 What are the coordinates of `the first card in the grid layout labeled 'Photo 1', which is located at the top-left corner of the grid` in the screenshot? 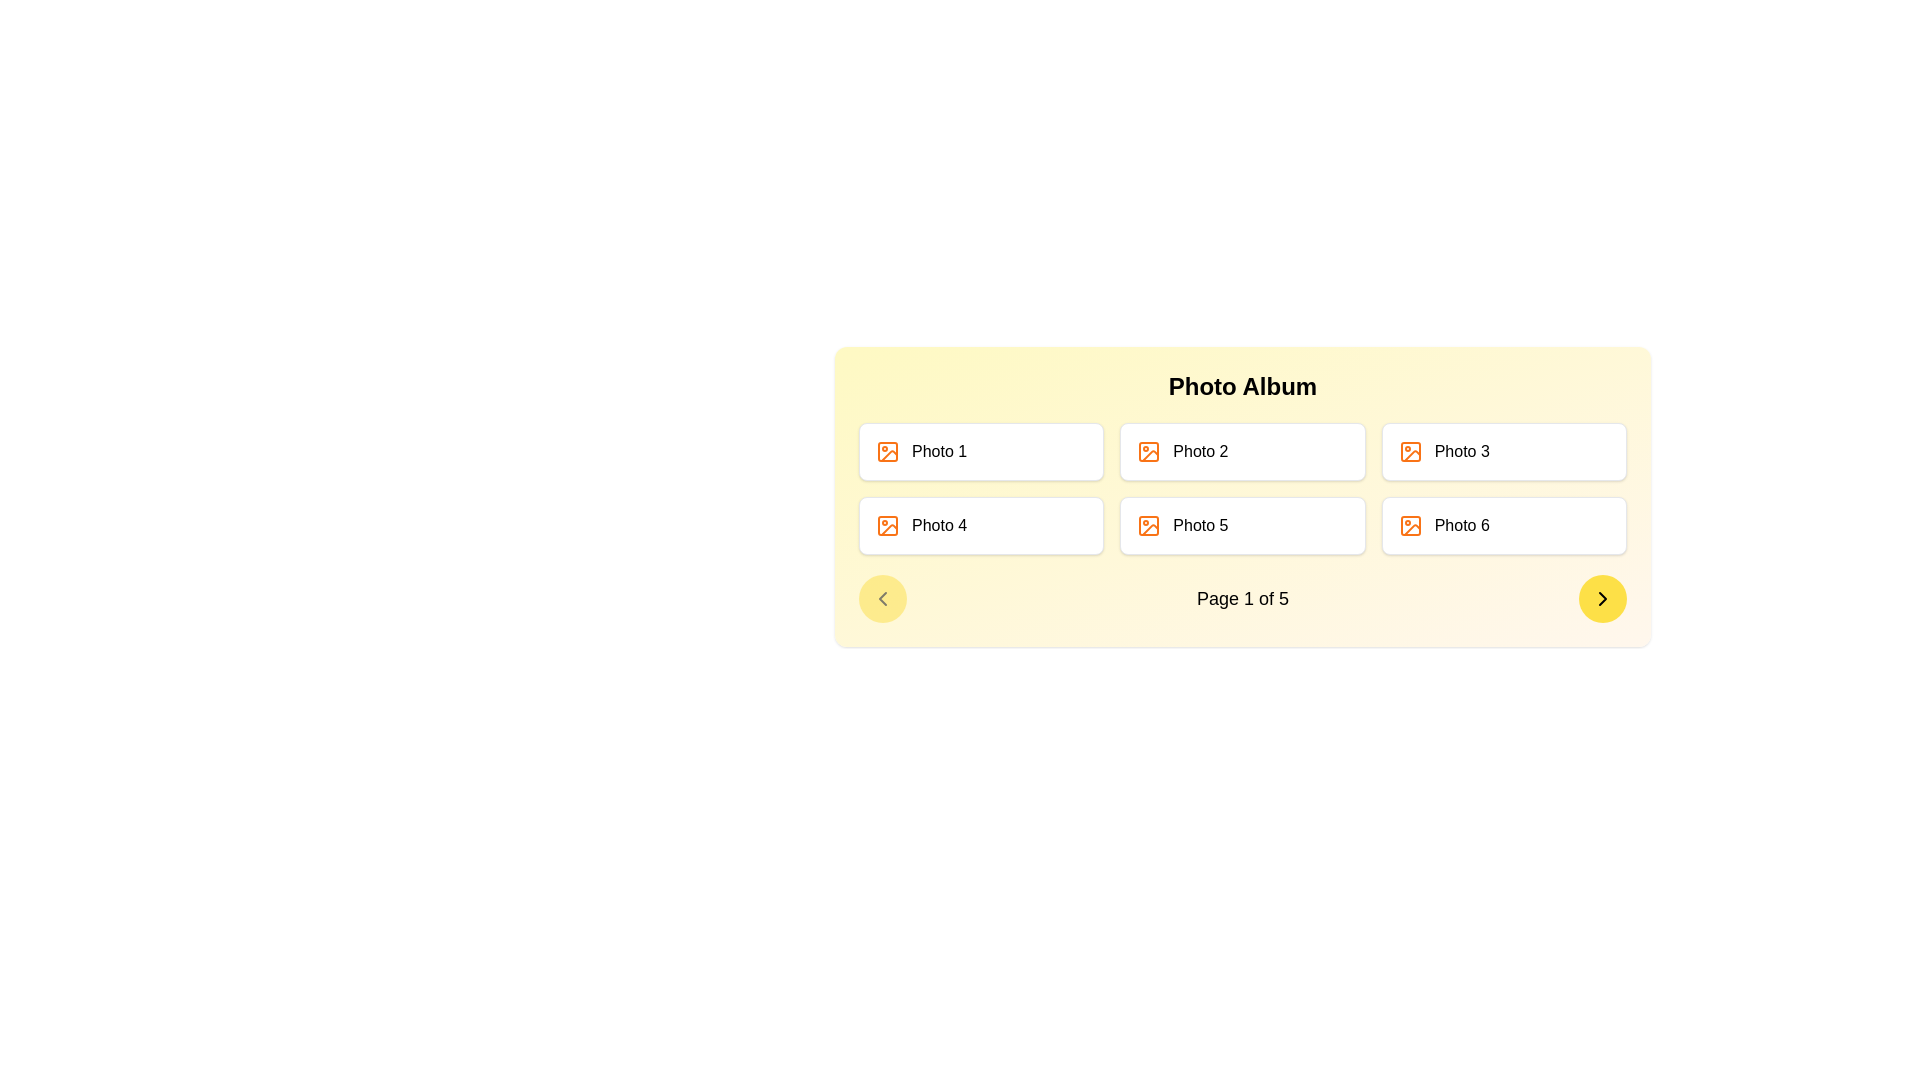 It's located at (981, 451).